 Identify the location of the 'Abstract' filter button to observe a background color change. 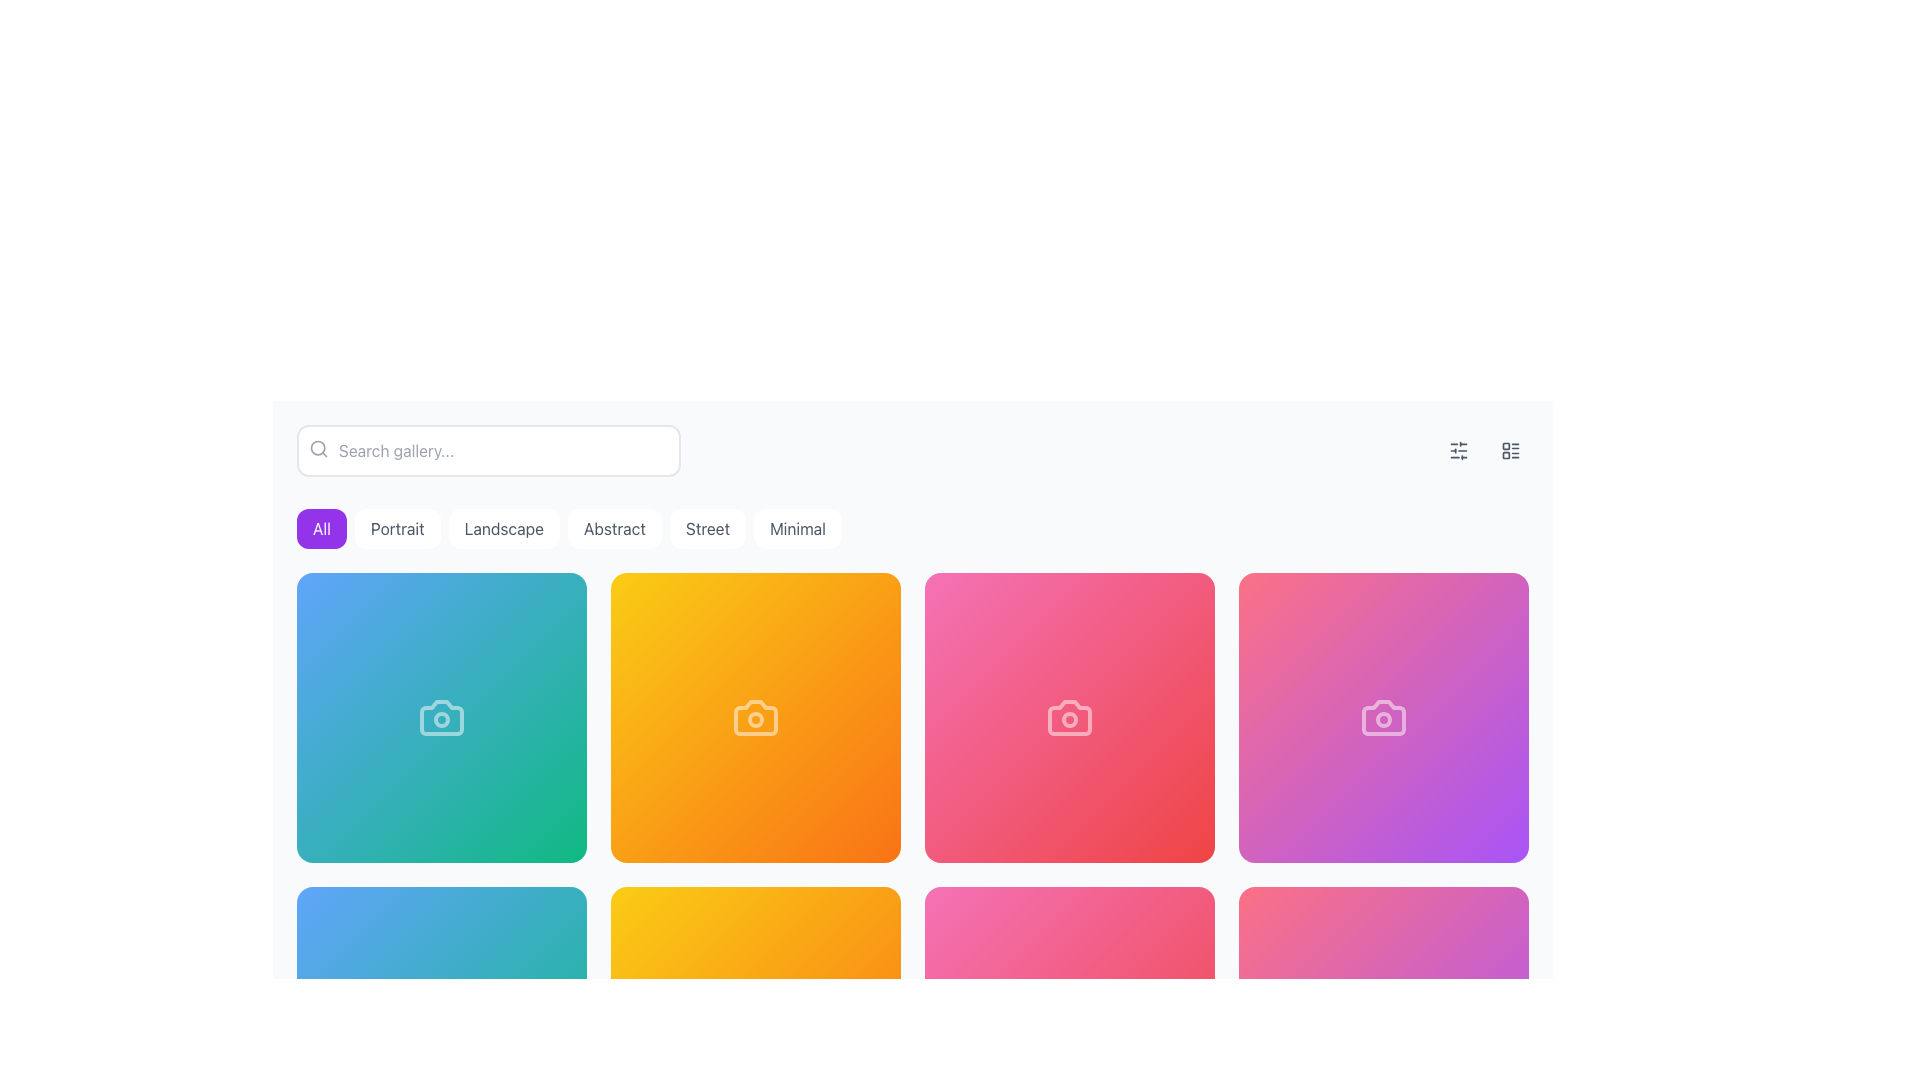
(613, 527).